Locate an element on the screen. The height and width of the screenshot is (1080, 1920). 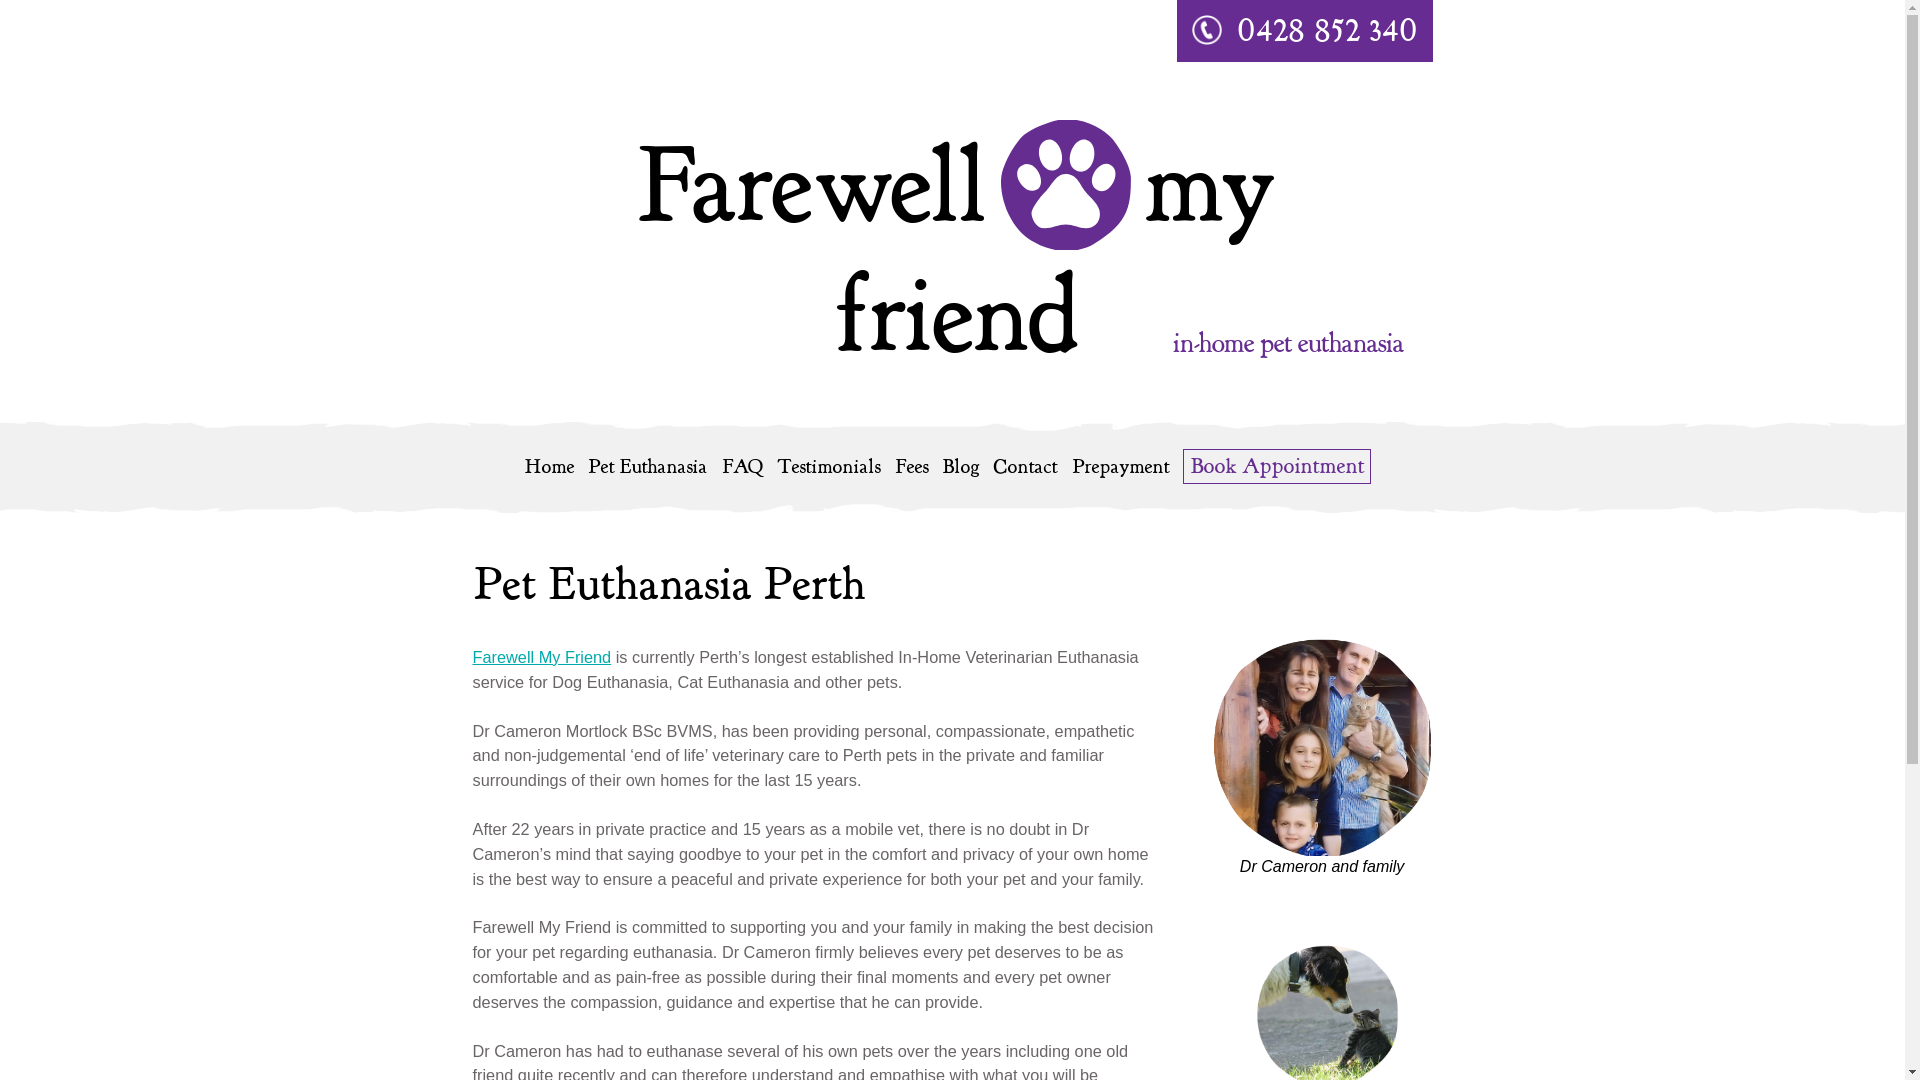
'Prepayment' is located at coordinates (1120, 467).